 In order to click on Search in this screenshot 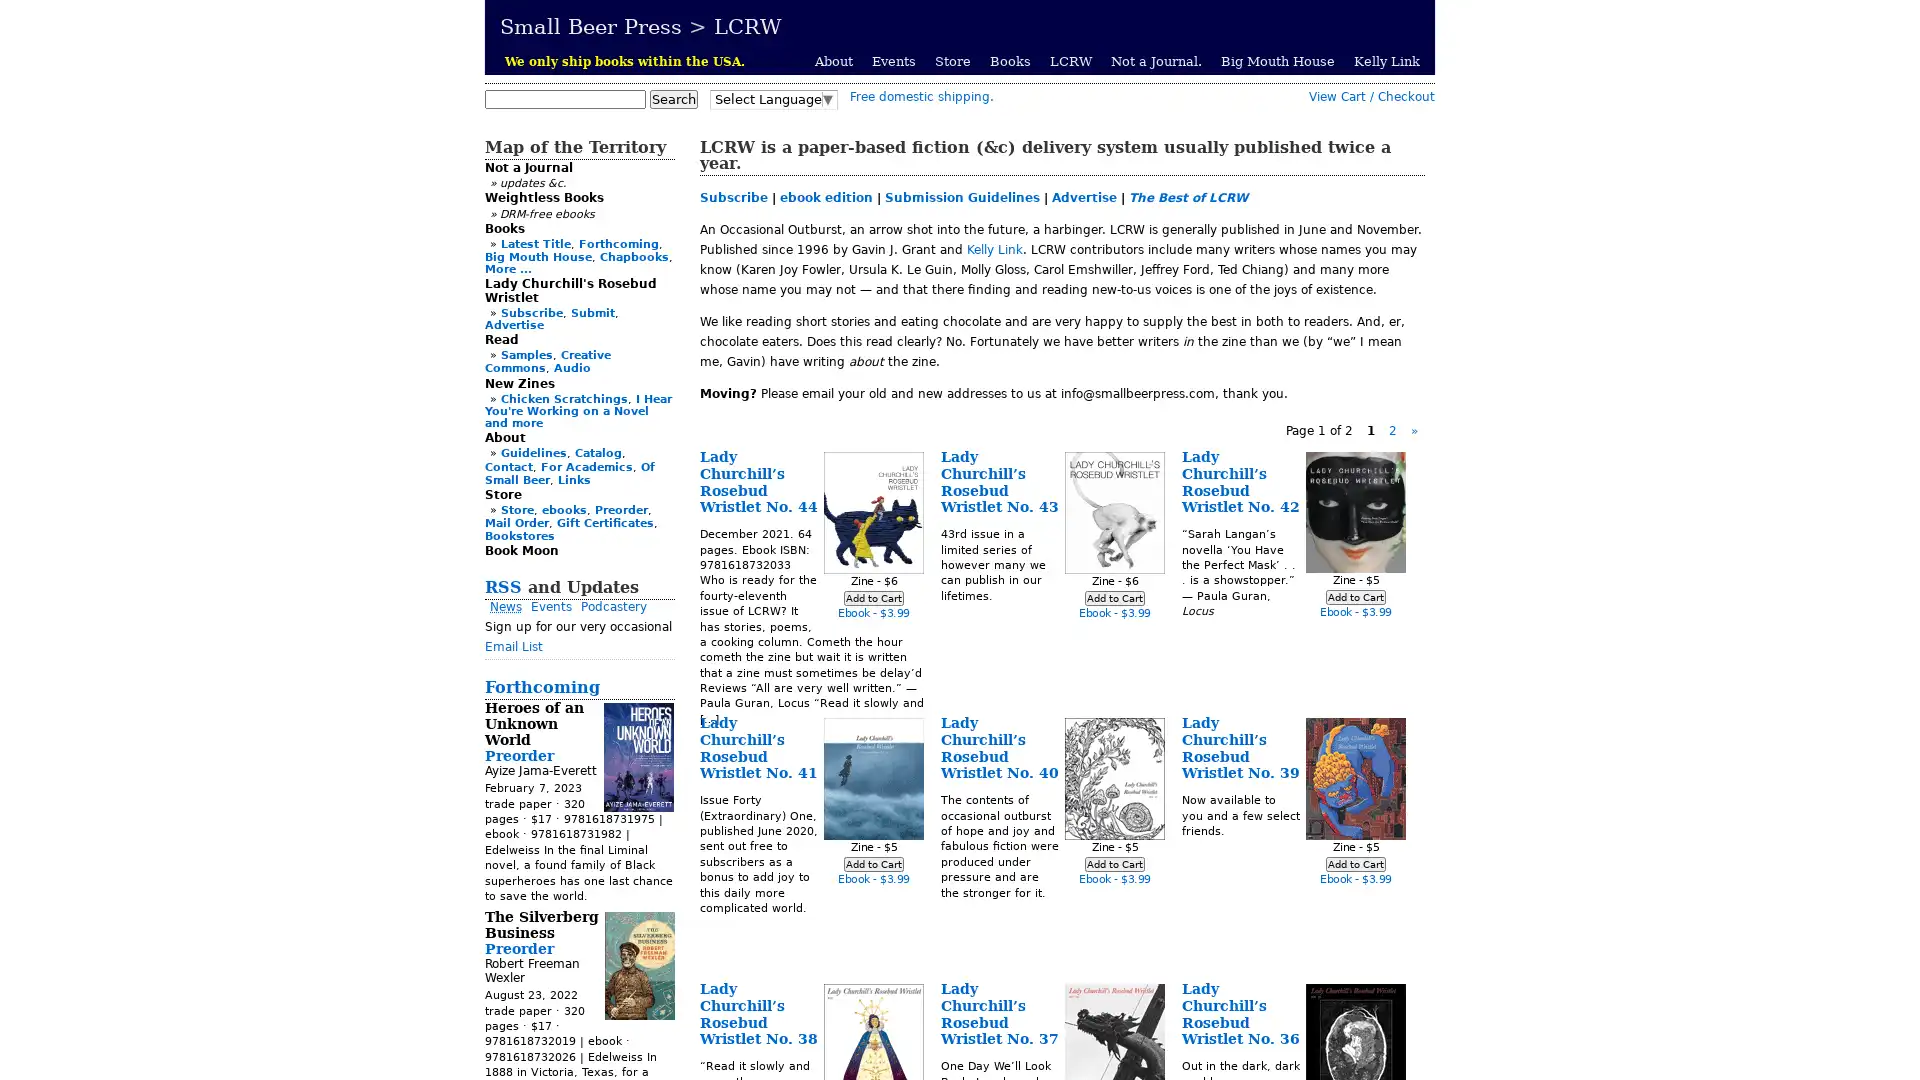, I will do `click(673, 99)`.